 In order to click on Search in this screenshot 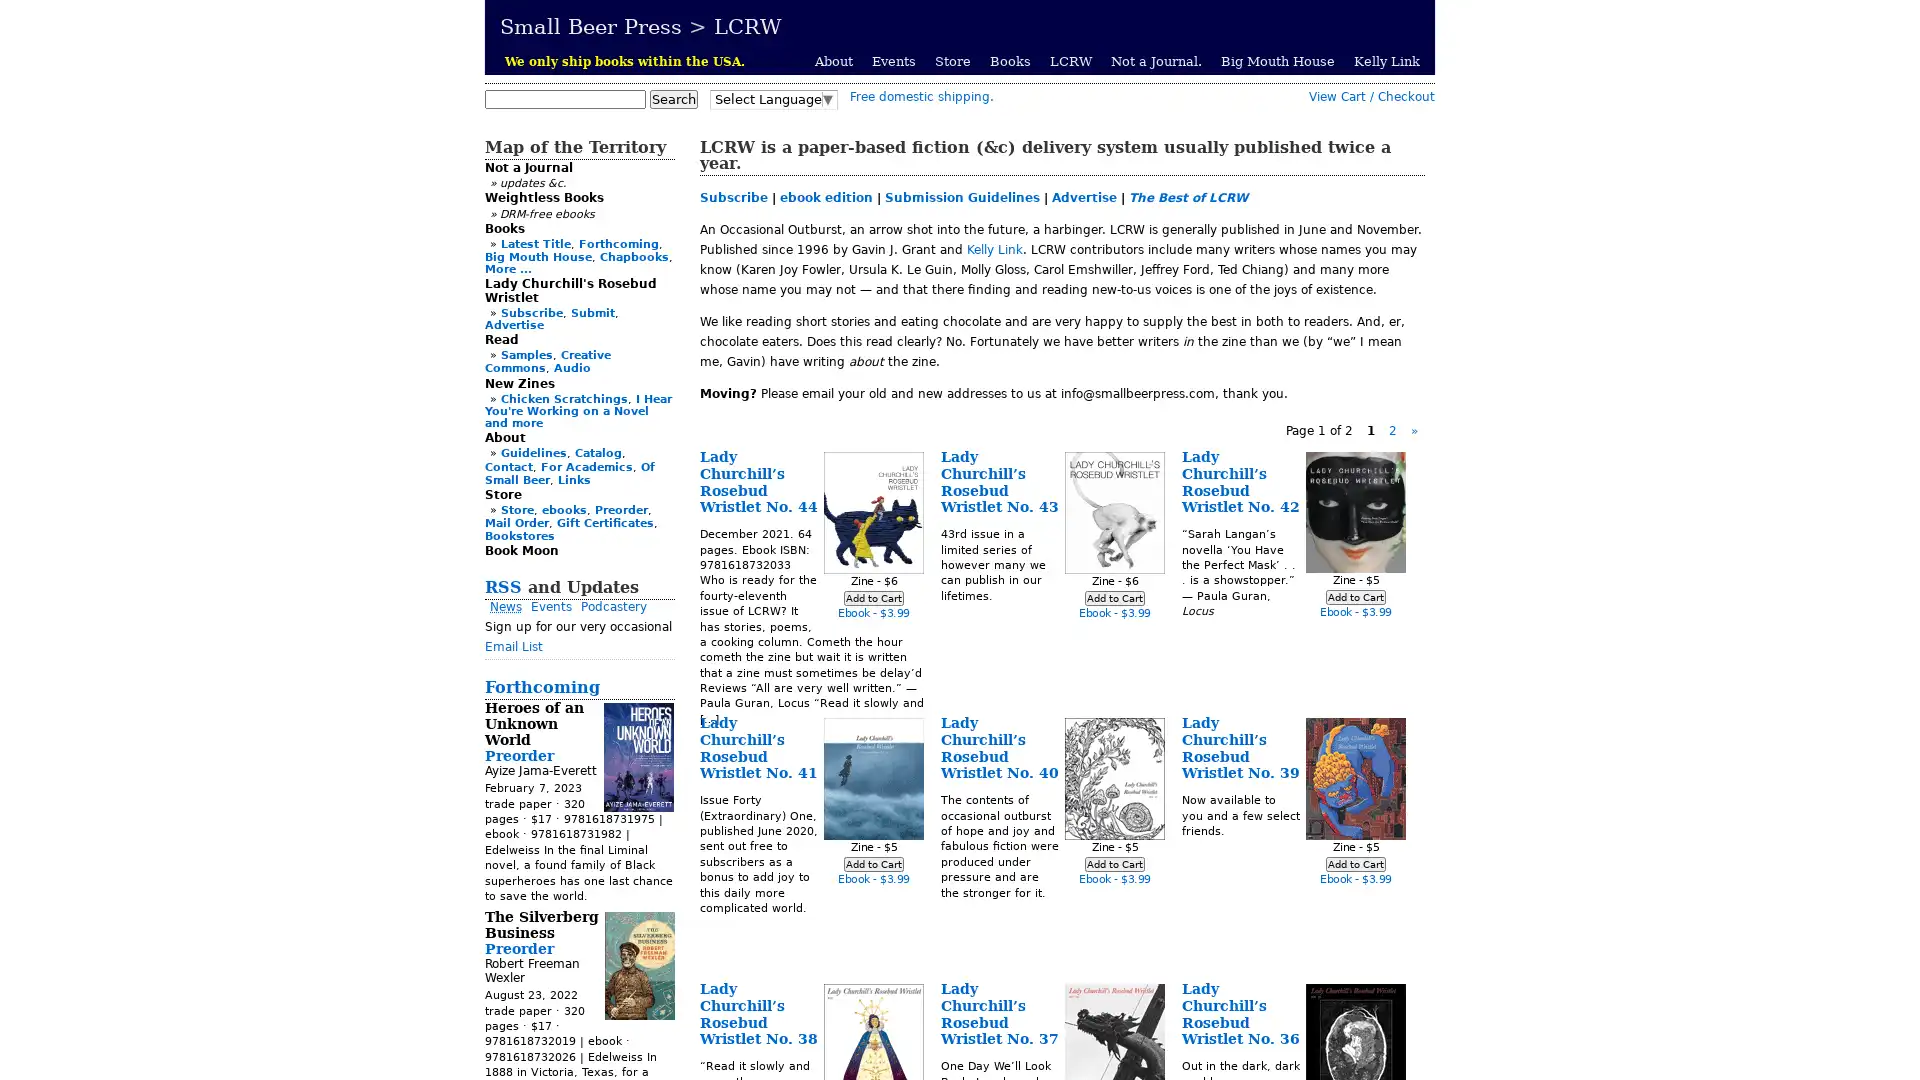, I will do `click(673, 99)`.